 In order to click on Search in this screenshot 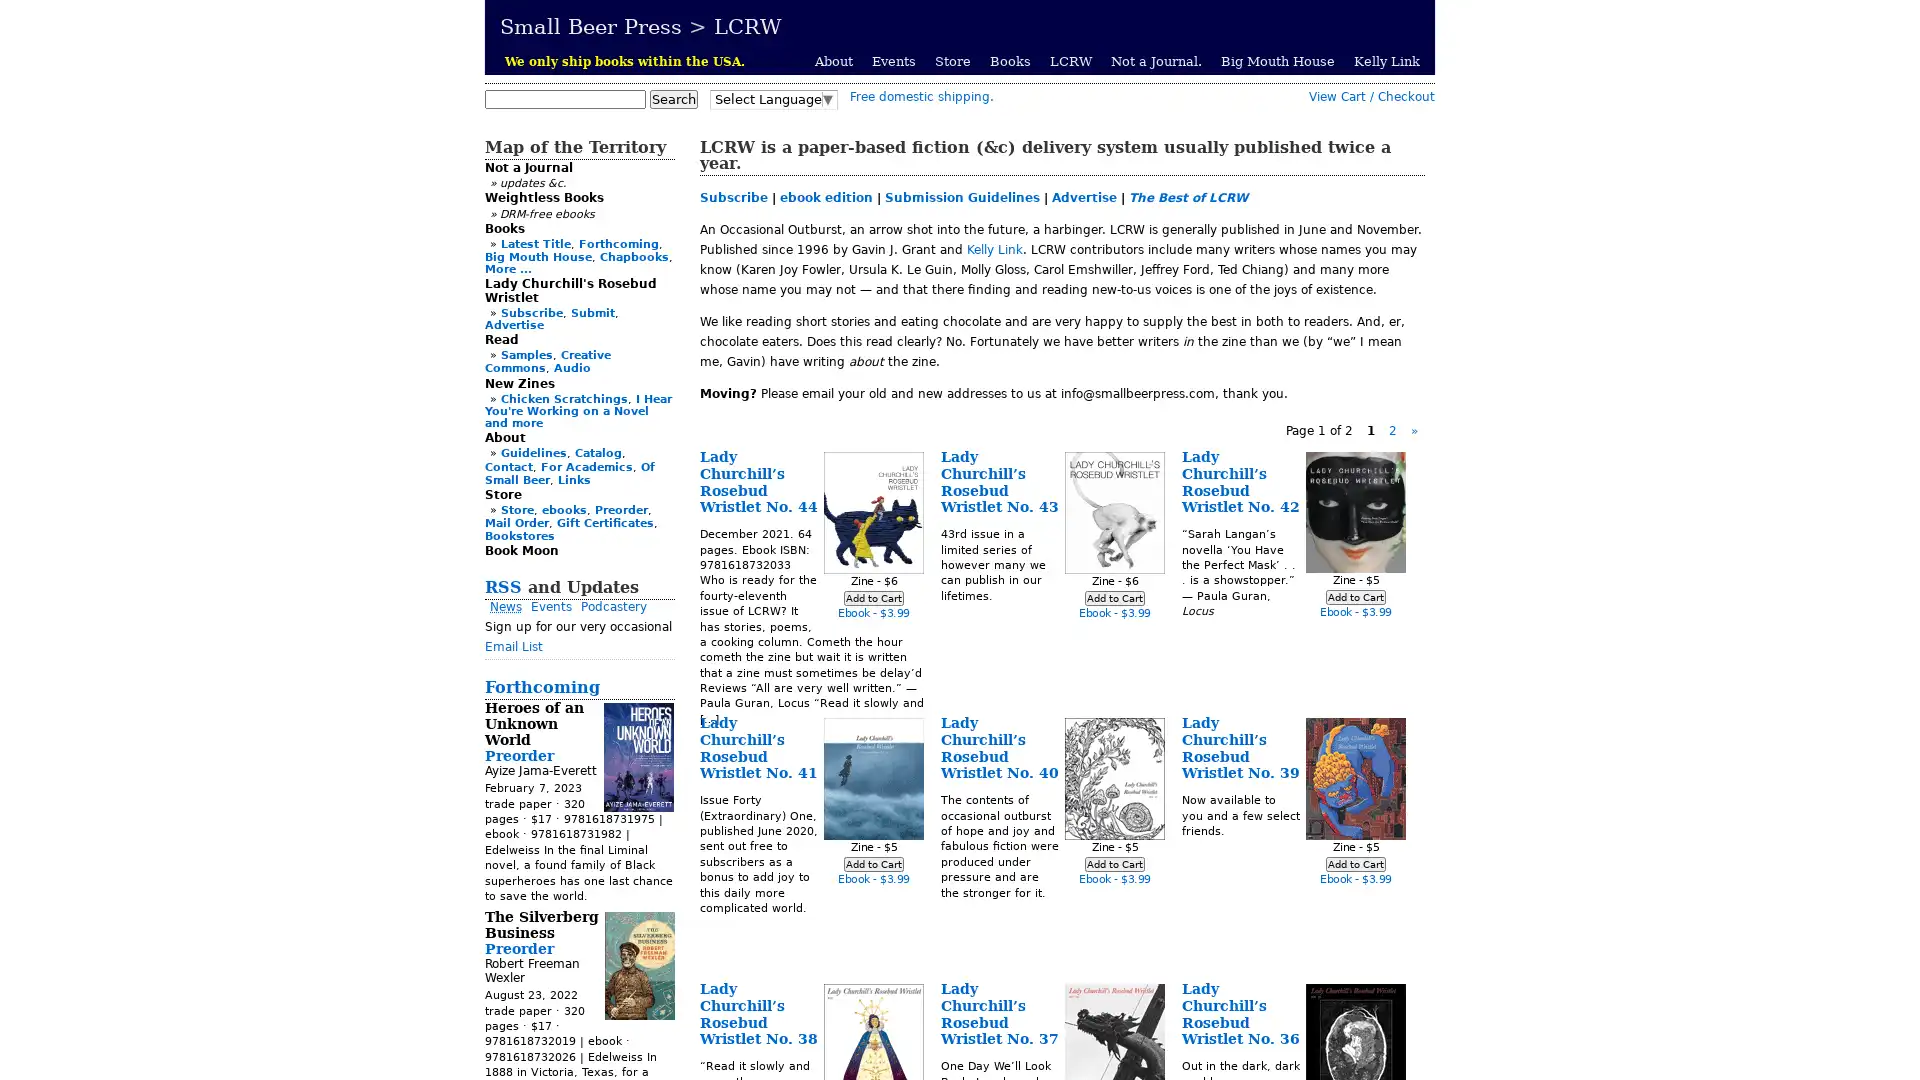, I will do `click(673, 99)`.